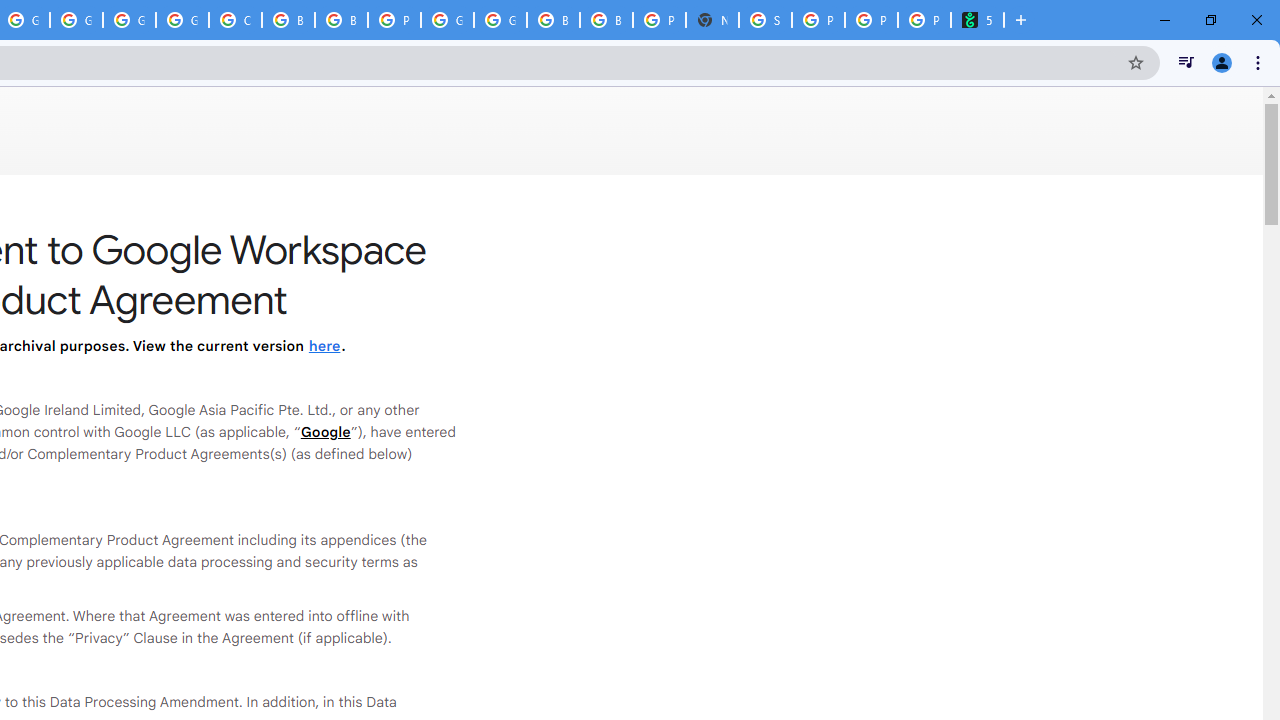 The height and width of the screenshot is (720, 1280). What do you see at coordinates (287, 20) in the screenshot?
I see `'Browse Chrome as a guest - Computer - Google Chrome Help'` at bounding box center [287, 20].